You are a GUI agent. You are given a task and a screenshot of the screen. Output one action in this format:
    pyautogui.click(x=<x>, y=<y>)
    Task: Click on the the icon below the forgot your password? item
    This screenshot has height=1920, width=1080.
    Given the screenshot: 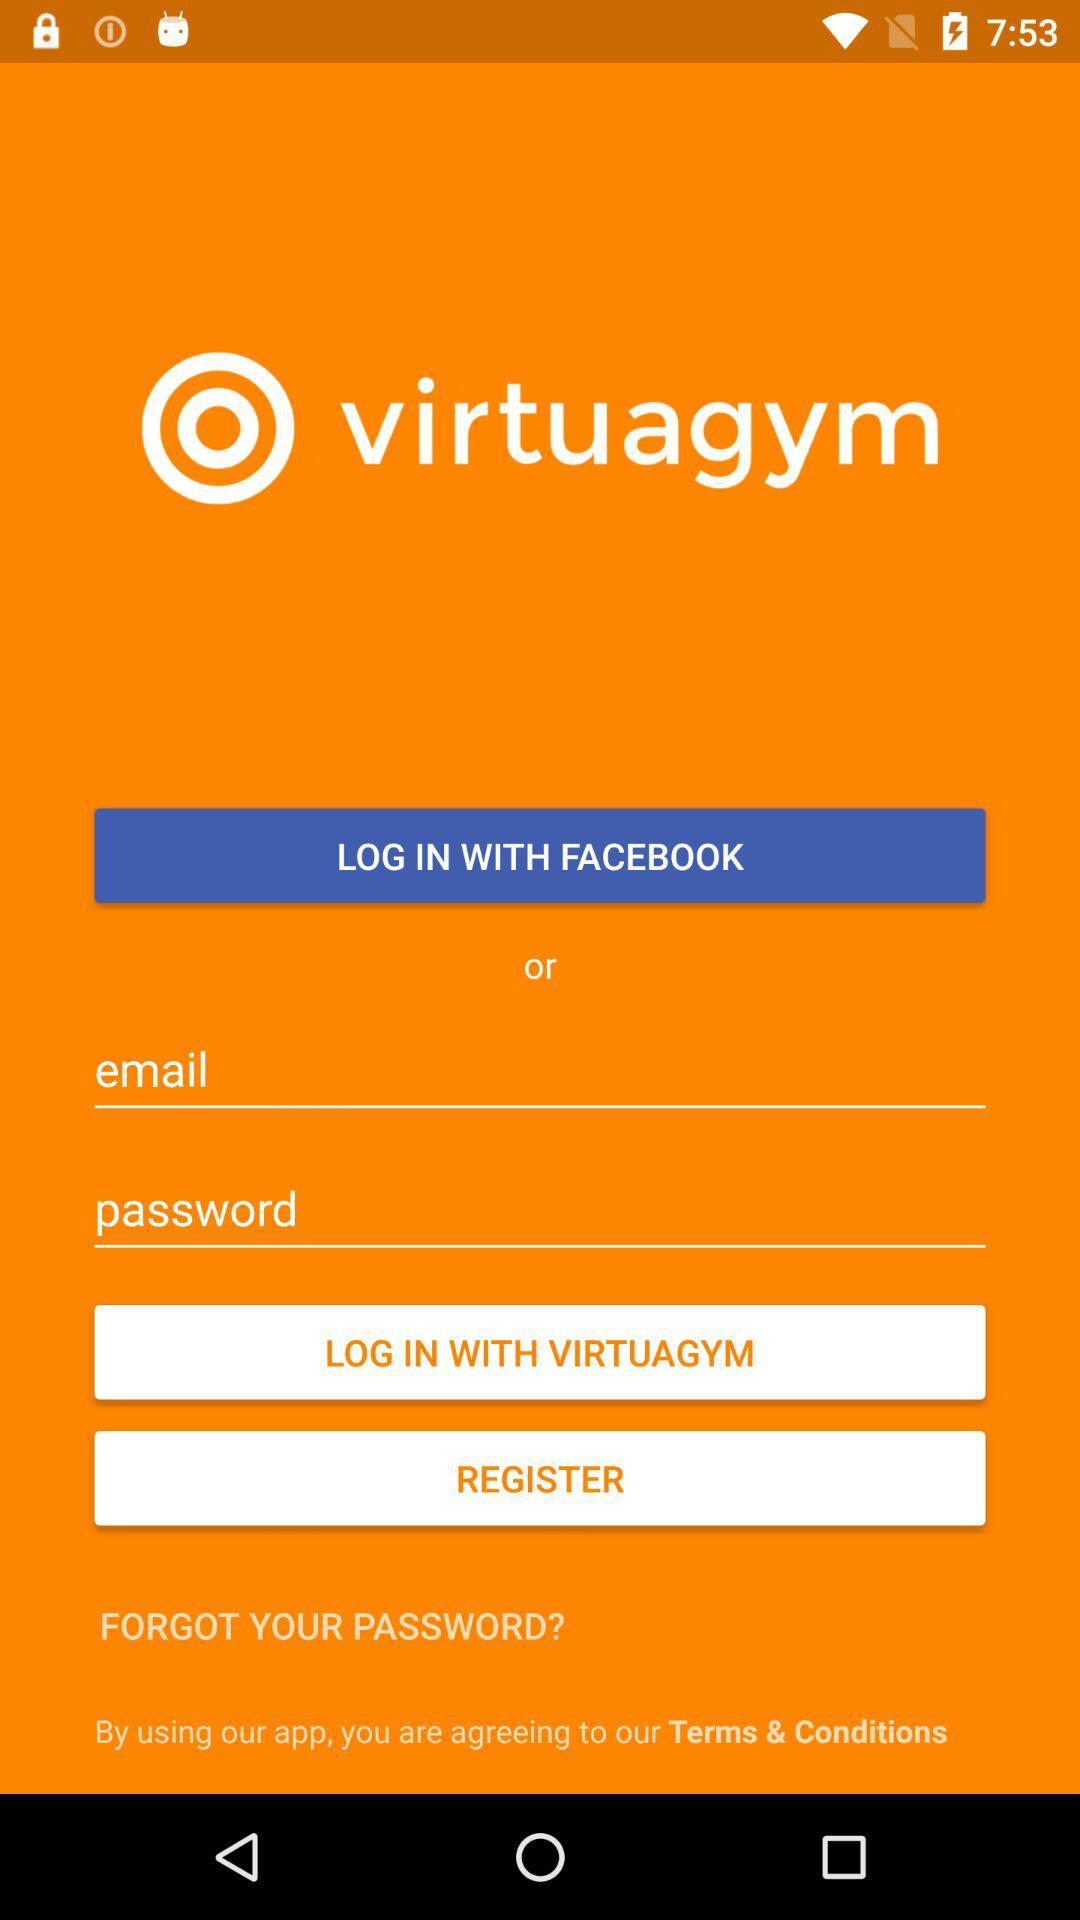 What is the action you would take?
    pyautogui.click(x=545, y=1729)
    